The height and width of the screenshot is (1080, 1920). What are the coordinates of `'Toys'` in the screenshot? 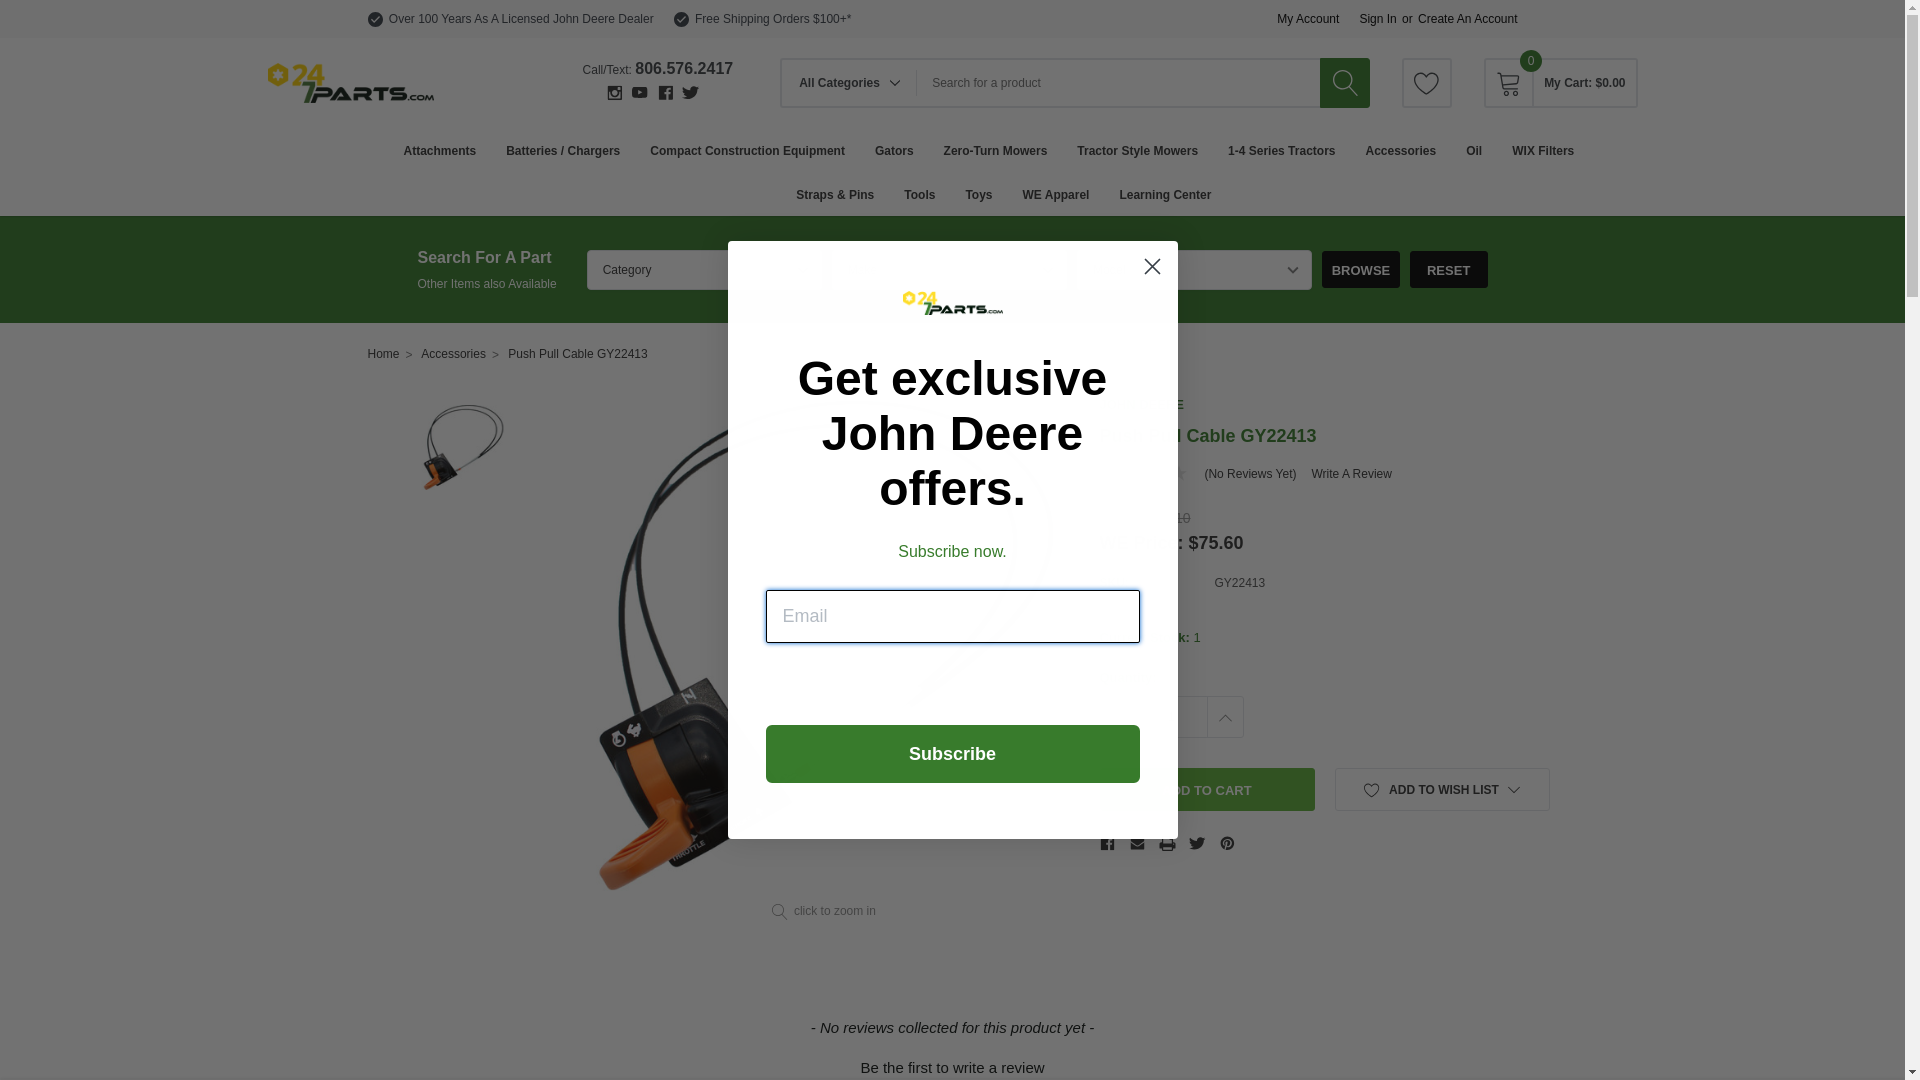 It's located at (978, 193).